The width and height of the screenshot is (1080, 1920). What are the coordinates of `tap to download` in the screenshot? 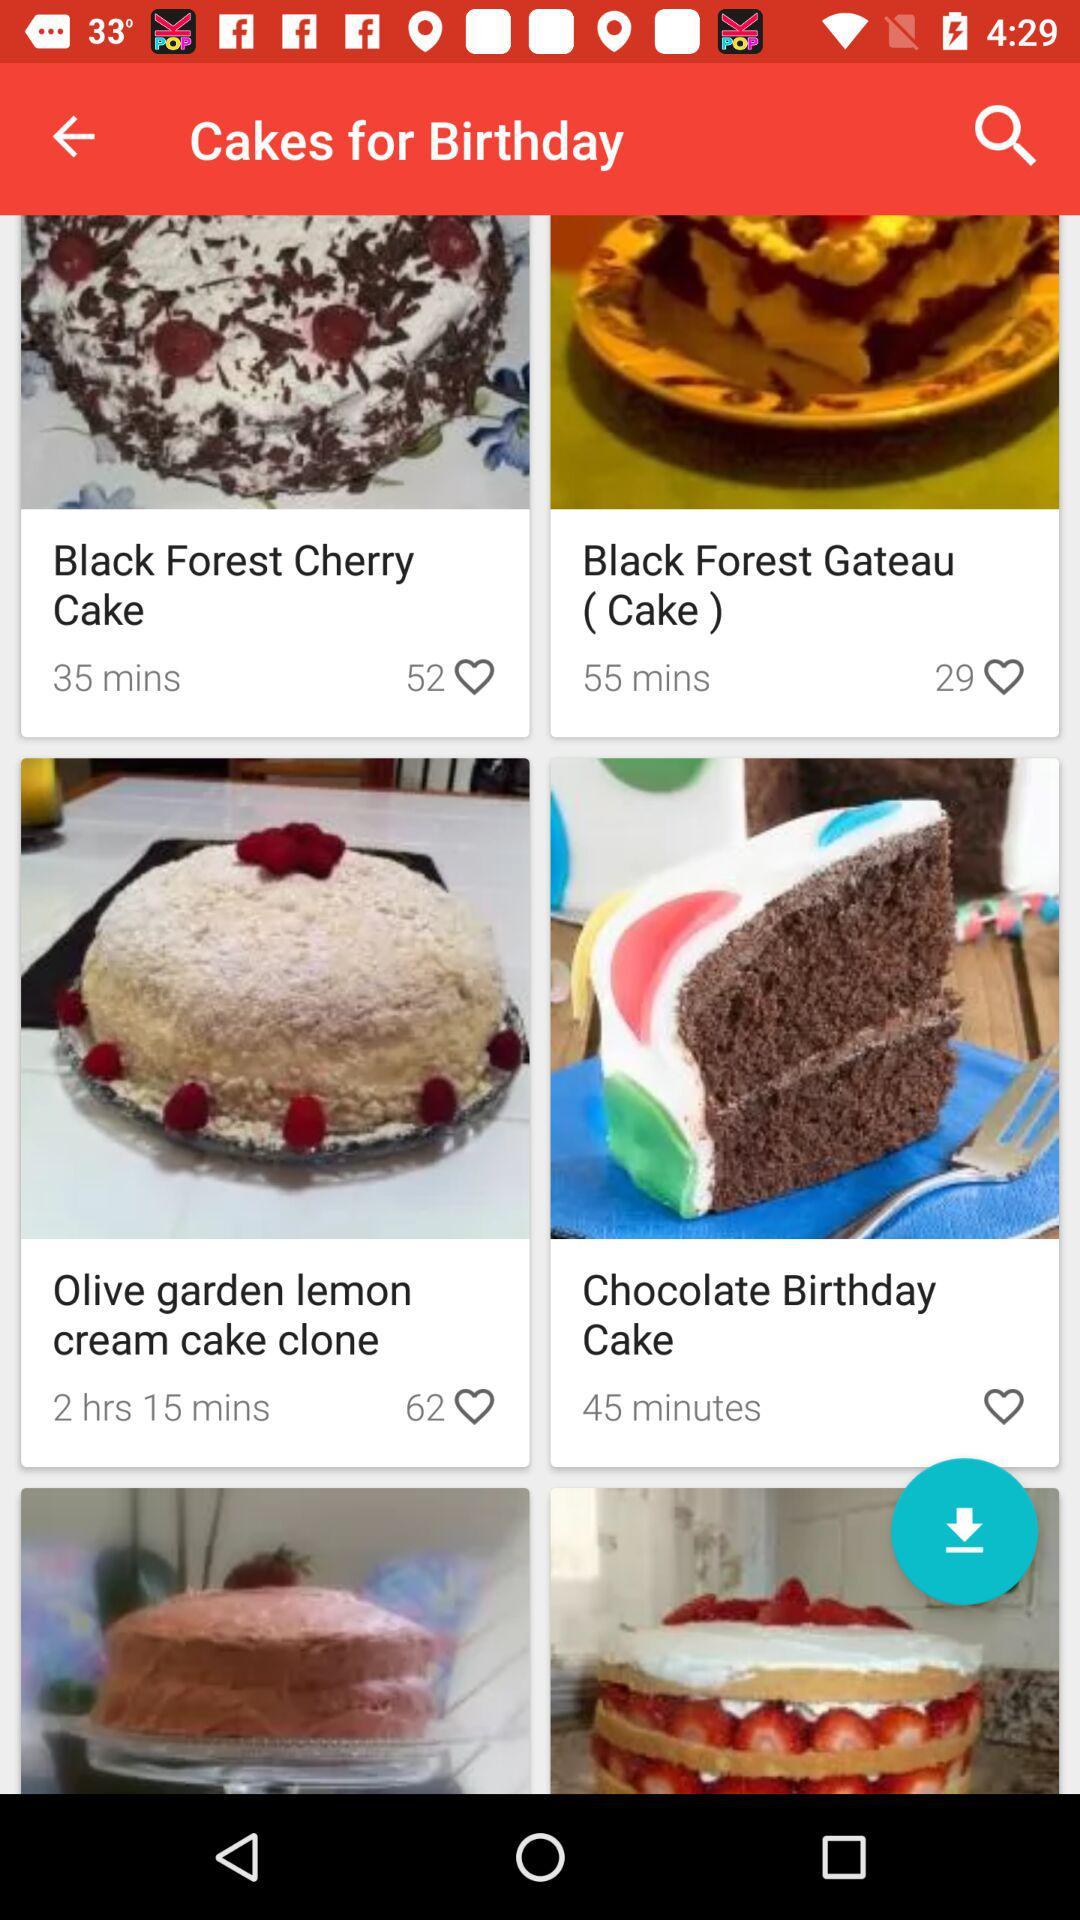 It's located at (963, 1530).